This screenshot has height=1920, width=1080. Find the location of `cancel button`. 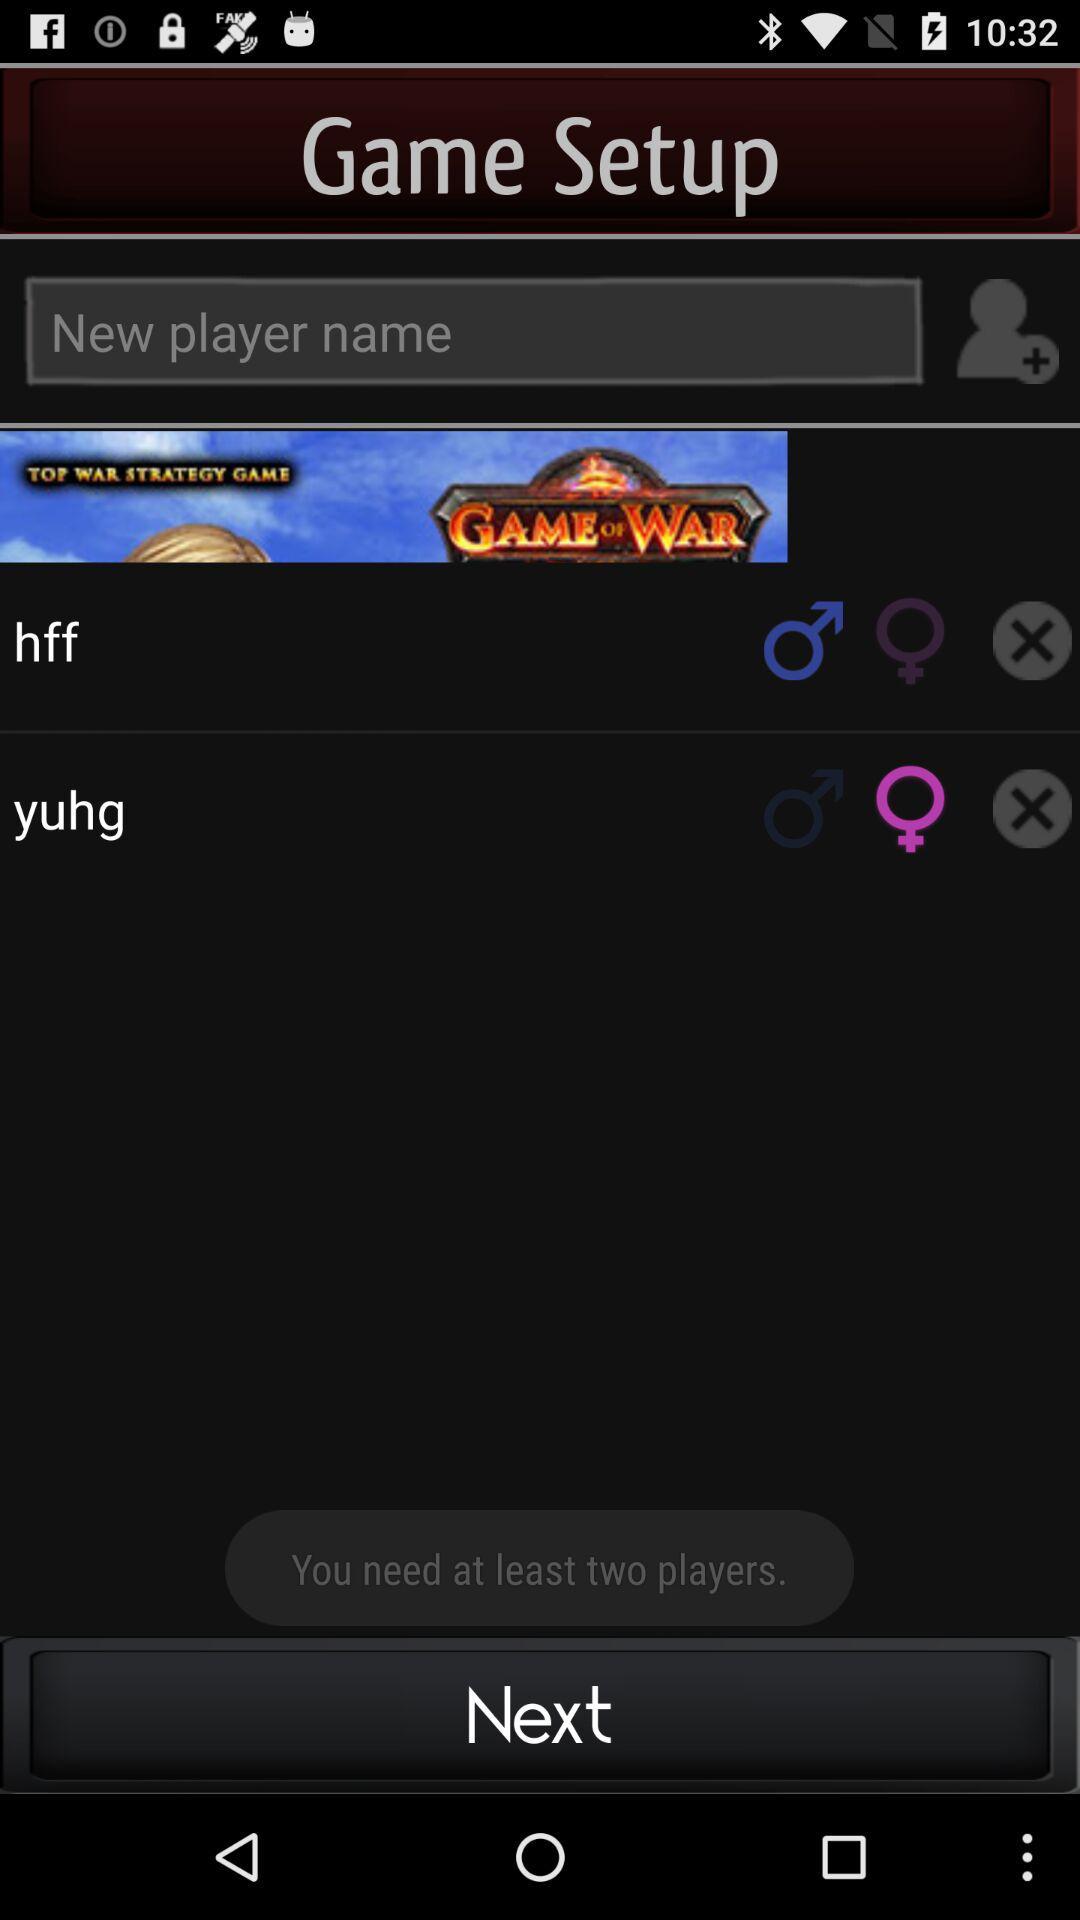

cancel button is located at coordinates (1032, 808).